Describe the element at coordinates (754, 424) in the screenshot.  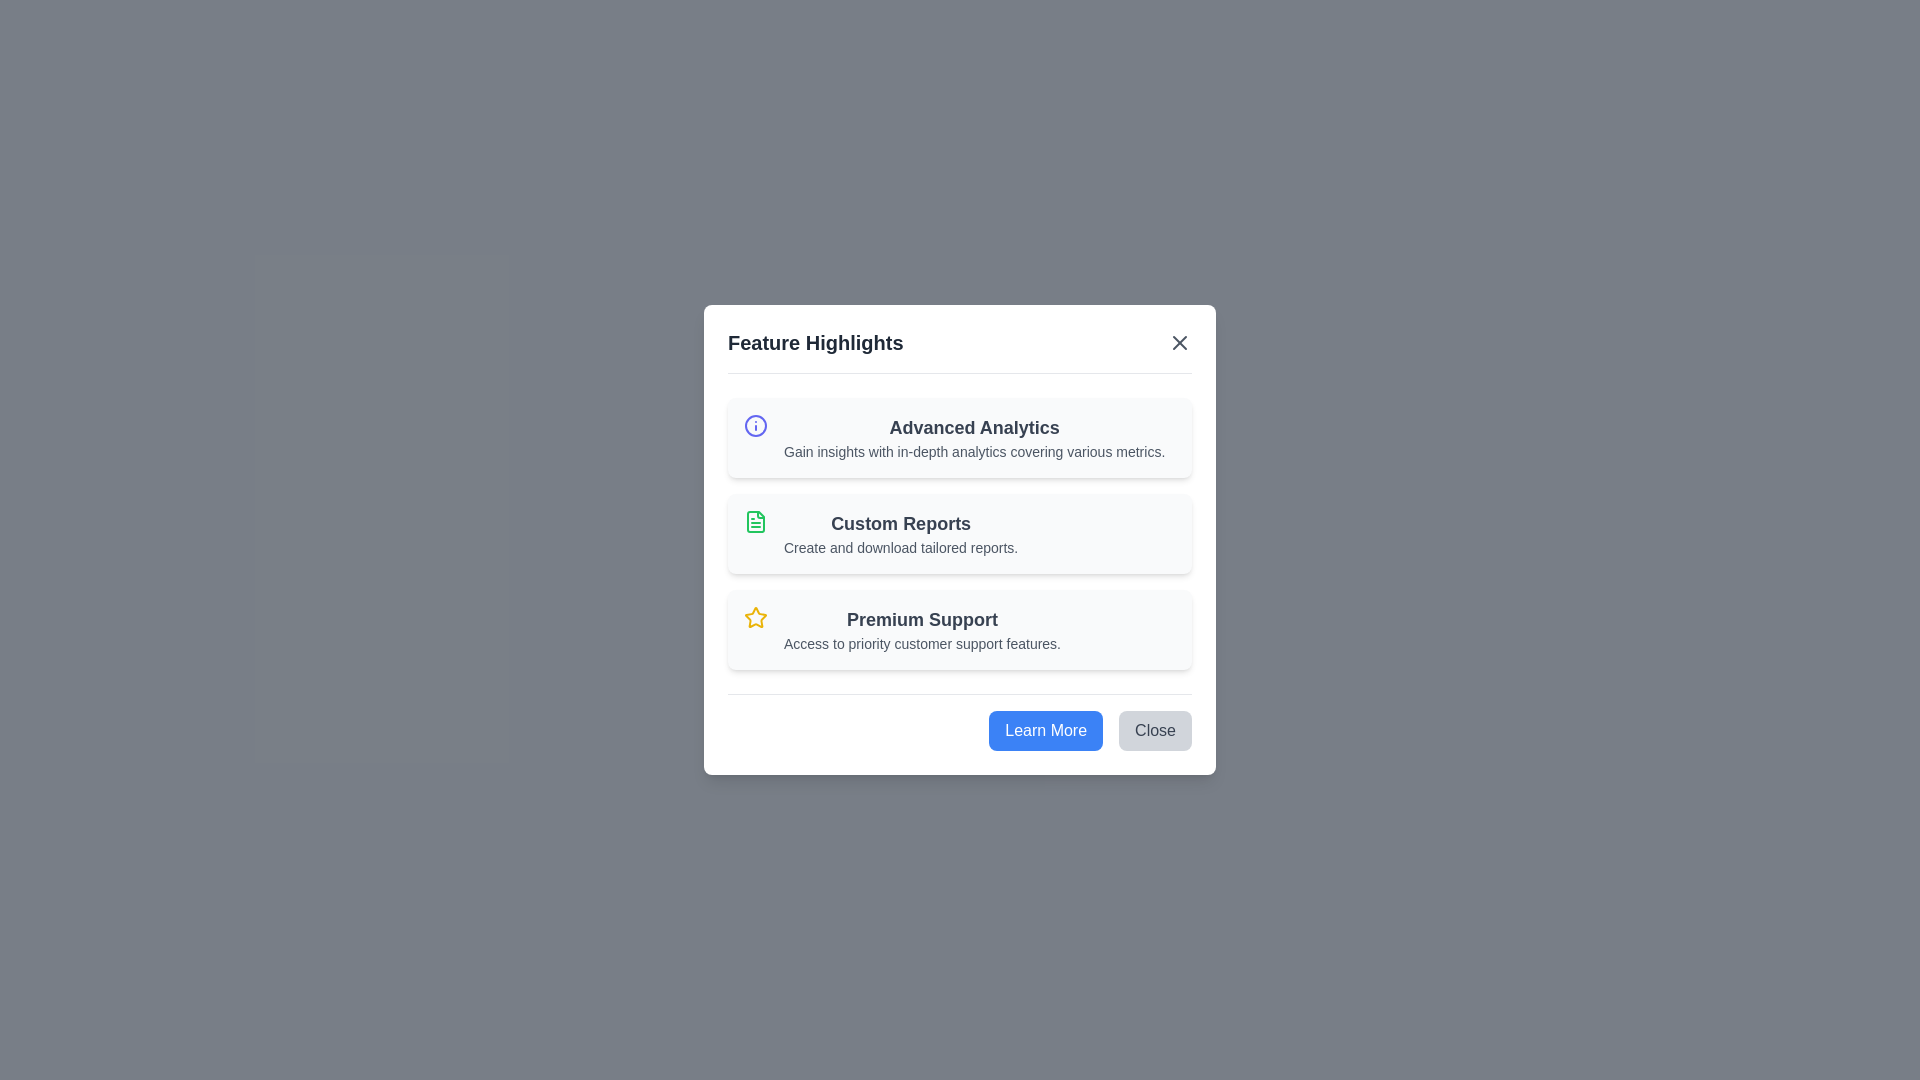
I see `the circular icon with a blue outline and indigo color located next to the 'Advanced Analytics' text block` at that location.